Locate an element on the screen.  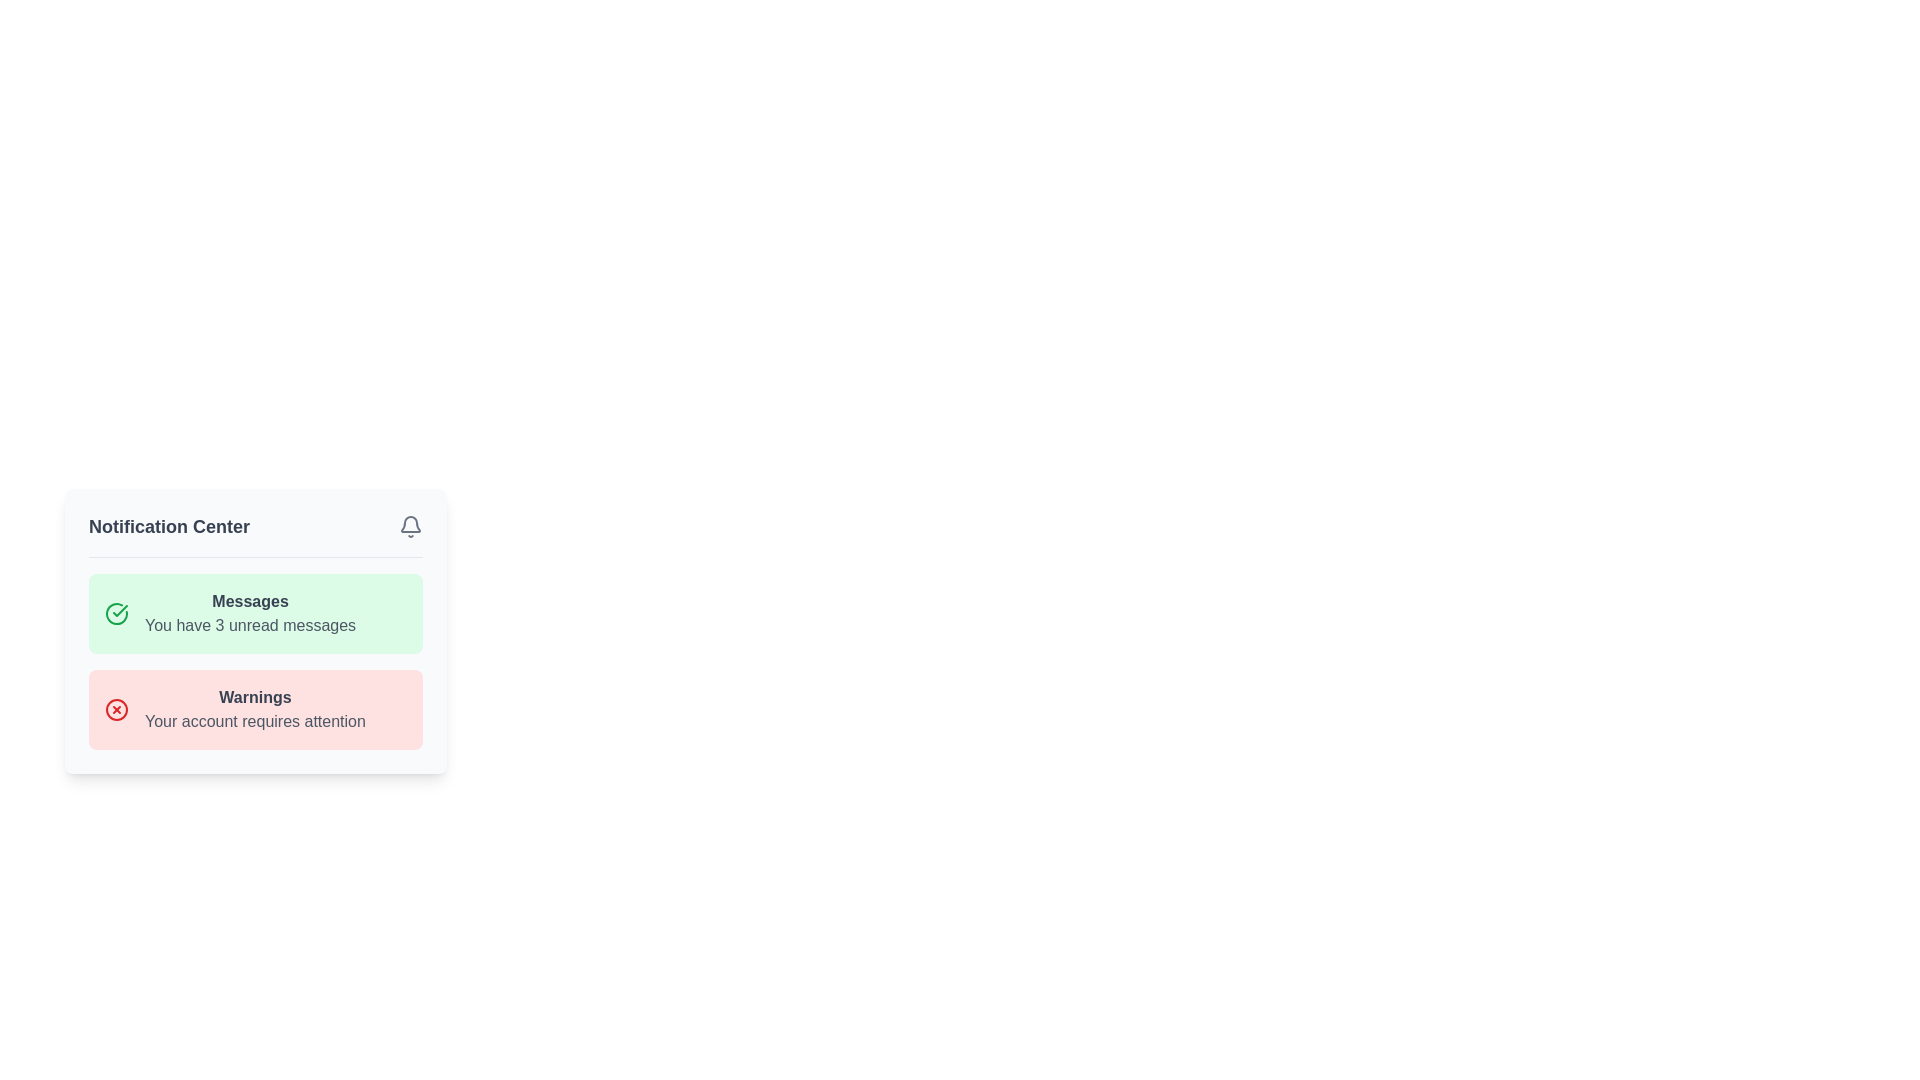
the SVG Circle that serves as the background for the warning icon, located in the 'Warnings' section of the 'Notification Center' card is located at coordinates (115, 708).